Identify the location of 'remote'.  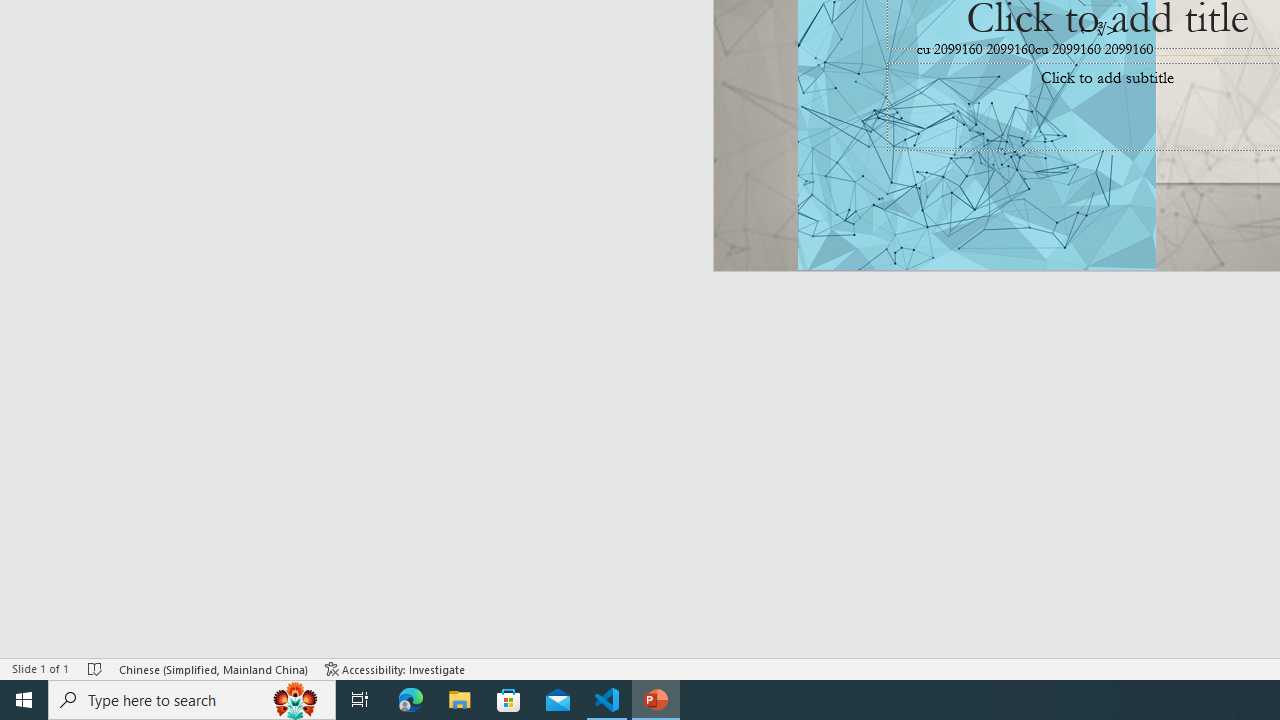
(121, 627).